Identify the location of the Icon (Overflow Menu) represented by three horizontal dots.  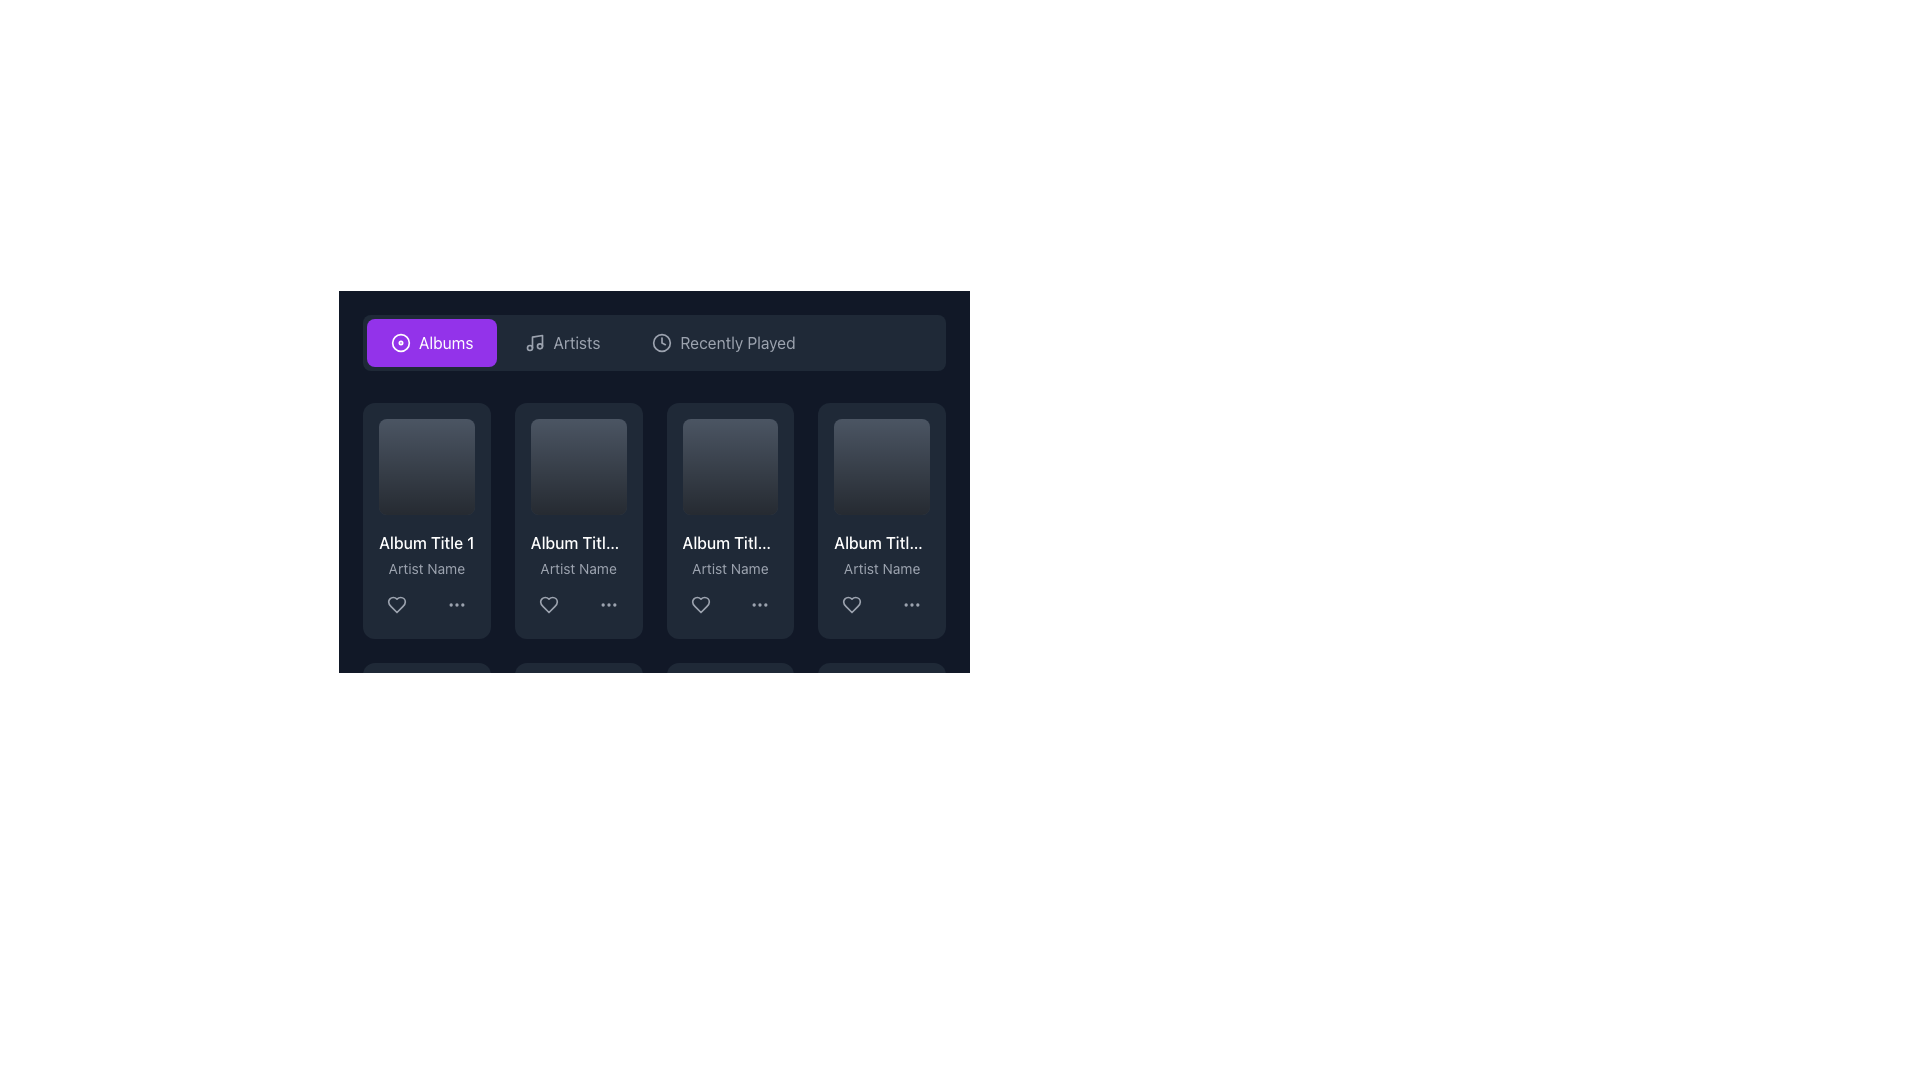
(759, 603).